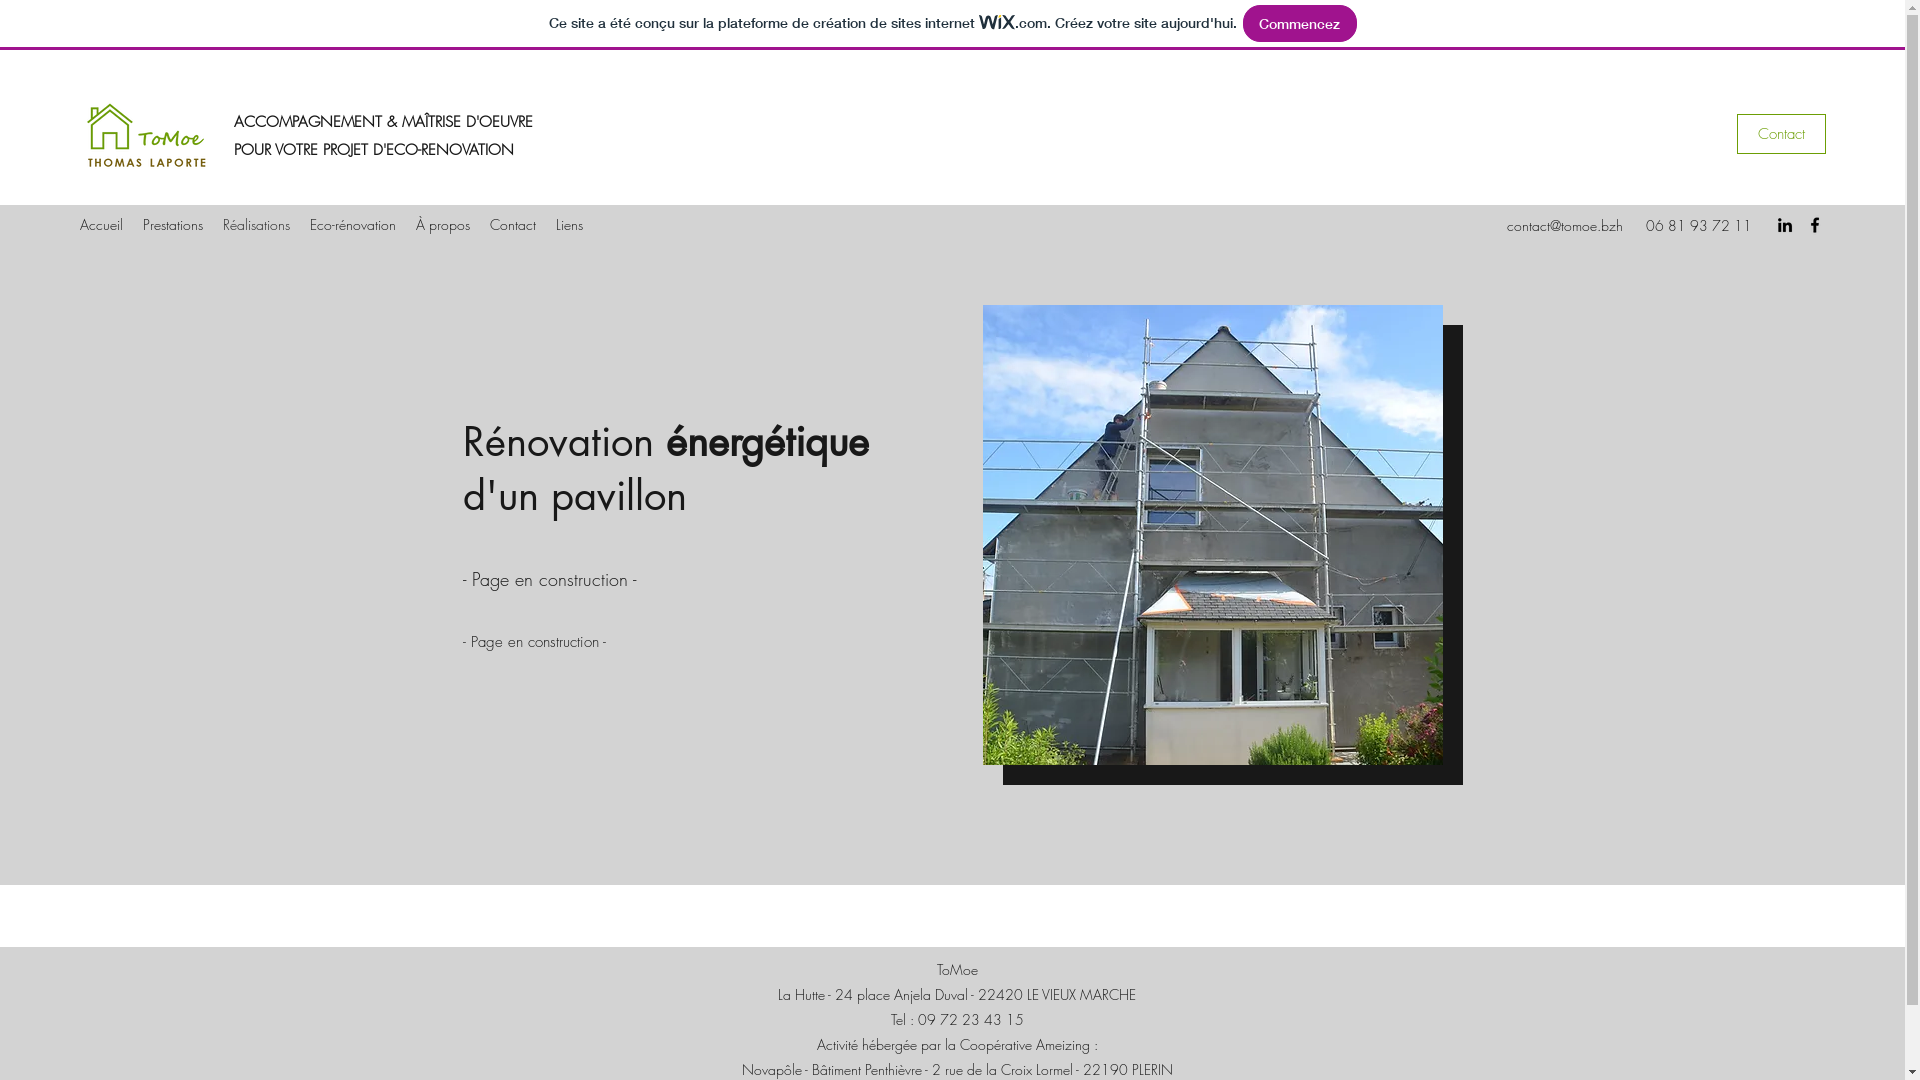 The width and height of the screenshot is (1920, 1080). What do you see at coordinates (1781, 134) in the screenshot?
I see `'Contact'` at bounding box center [1781, 134].